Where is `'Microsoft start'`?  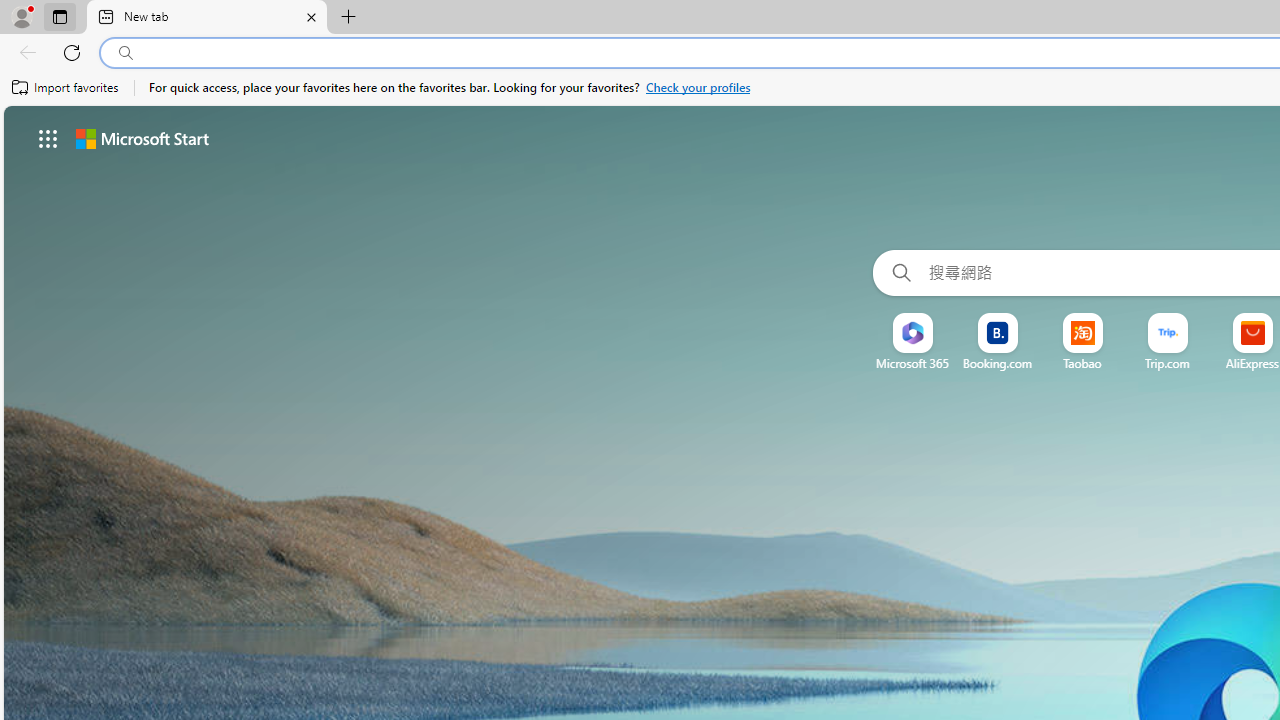
'Microsoft start' is located at coordinates (141, 137).